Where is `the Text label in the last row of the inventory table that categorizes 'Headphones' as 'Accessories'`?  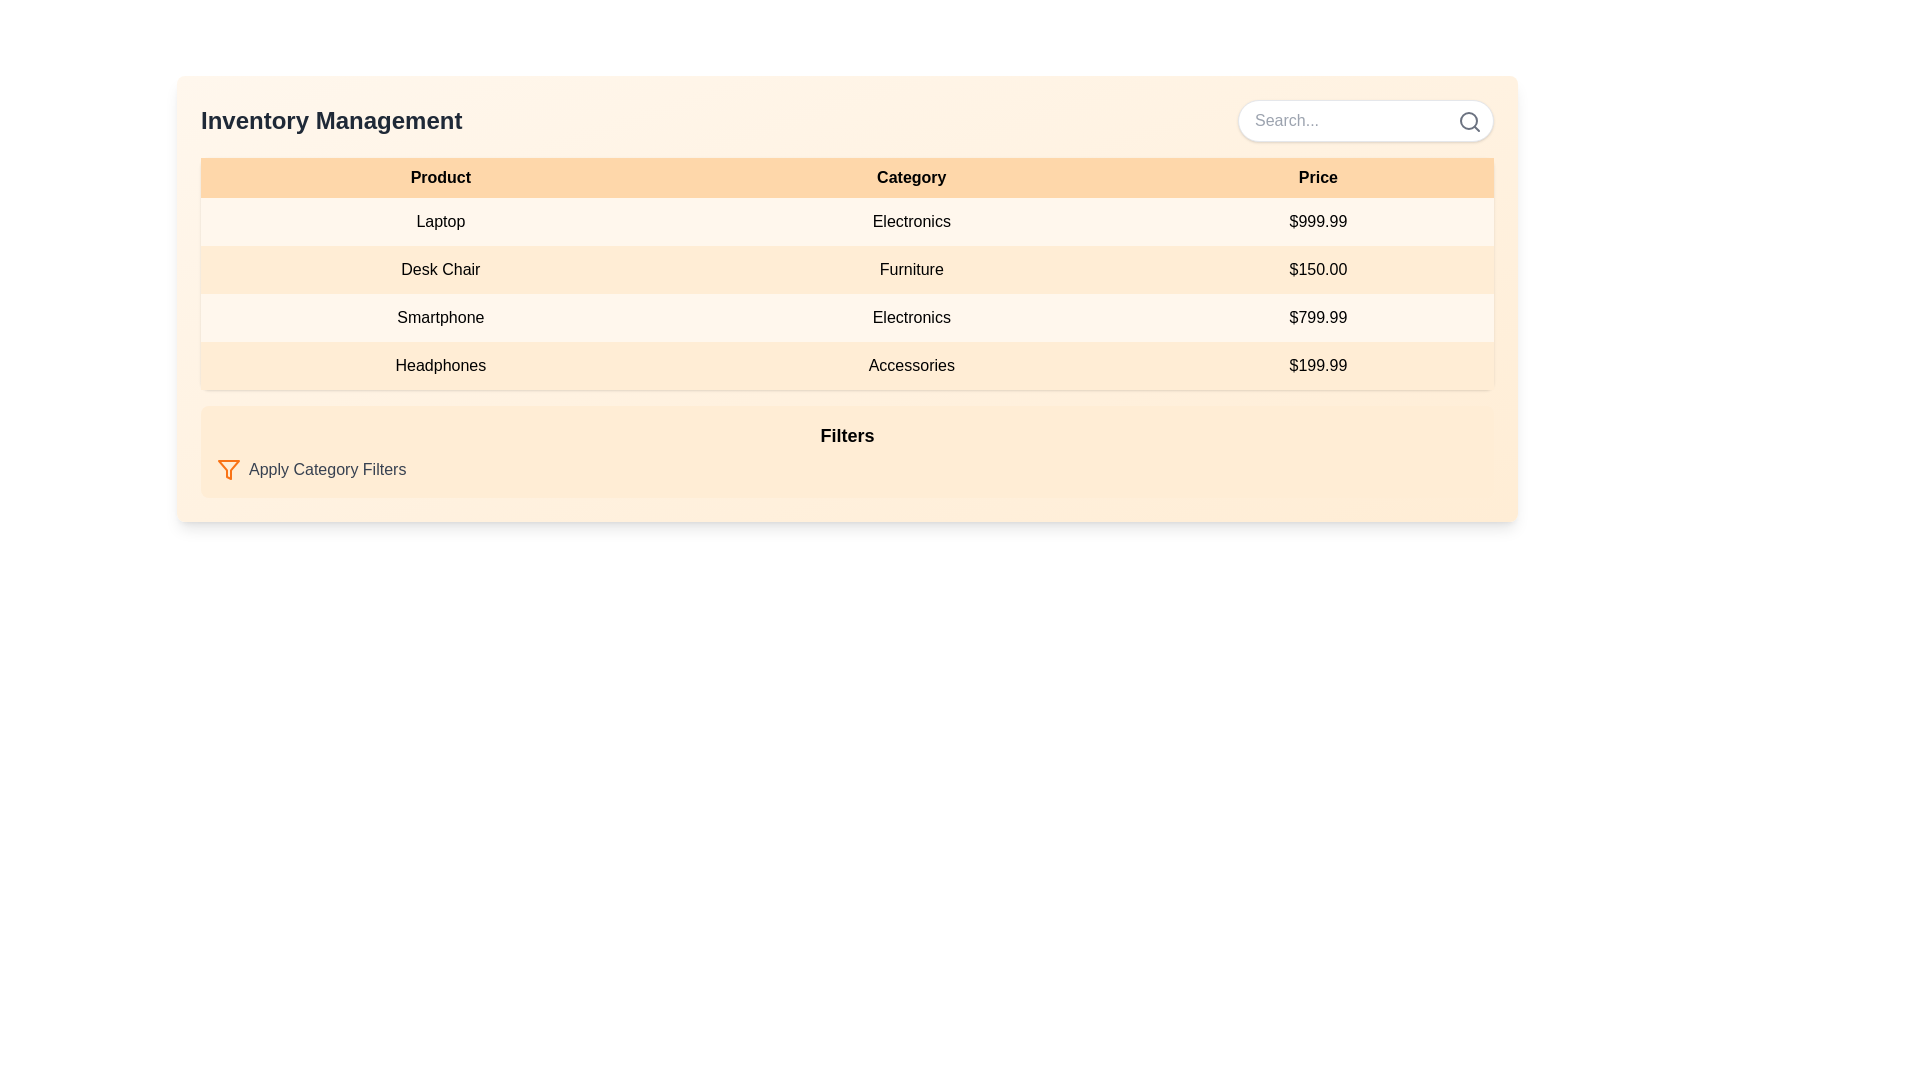 the Text label in the last row of the inventory table that categorizes 'Headphones' as 'Accessories' is located at coordinates (910, 366).